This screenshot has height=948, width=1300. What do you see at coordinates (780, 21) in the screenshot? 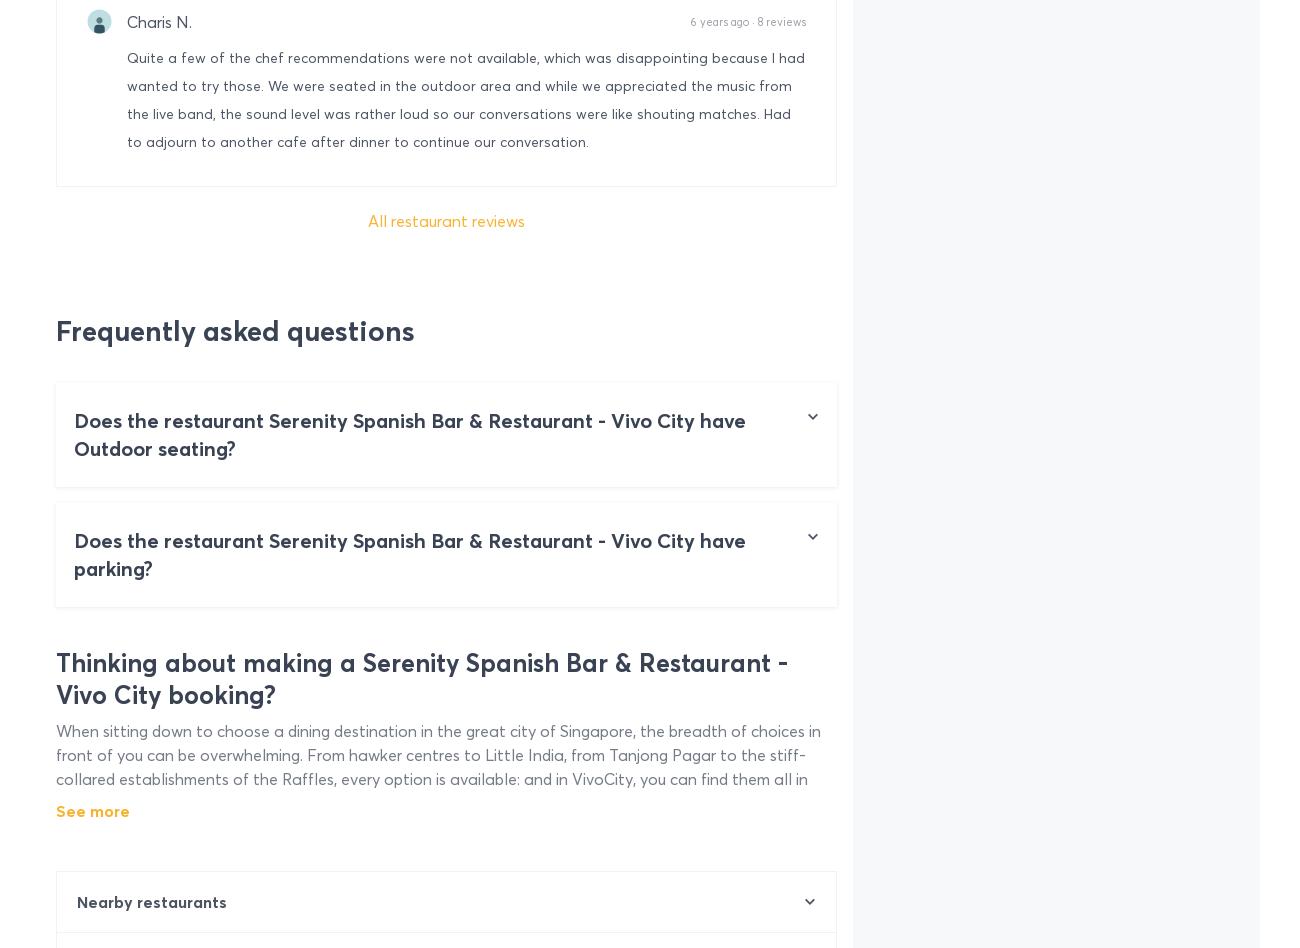
I see `'8 reviews'` at bounding box center [780, 21].